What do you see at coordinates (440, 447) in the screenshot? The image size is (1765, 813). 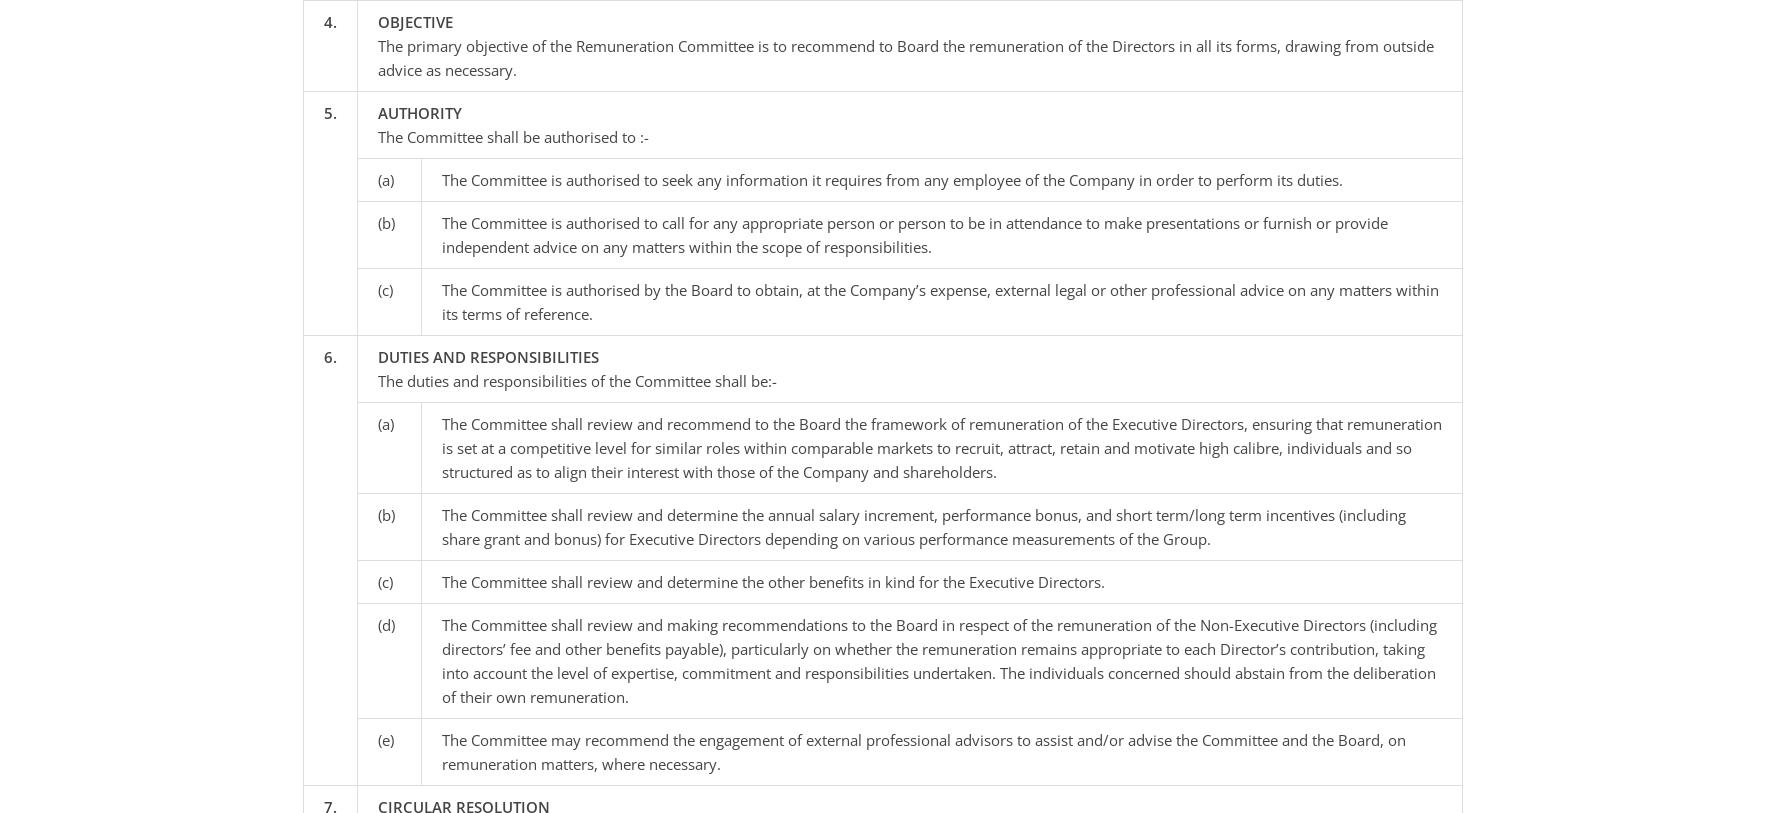 I see `'The Committee shall review and recommend to the  Board the framework of remuneration of the Executive Directors, ensuring that  remuneration is set at a competitive level for similar roles within comparable  markets to recruit, attract, retain and motivate high calibre, individuals and  so structured as to align their interest with those of the Company and  shareholders.'` at bounding box center [440, 447].